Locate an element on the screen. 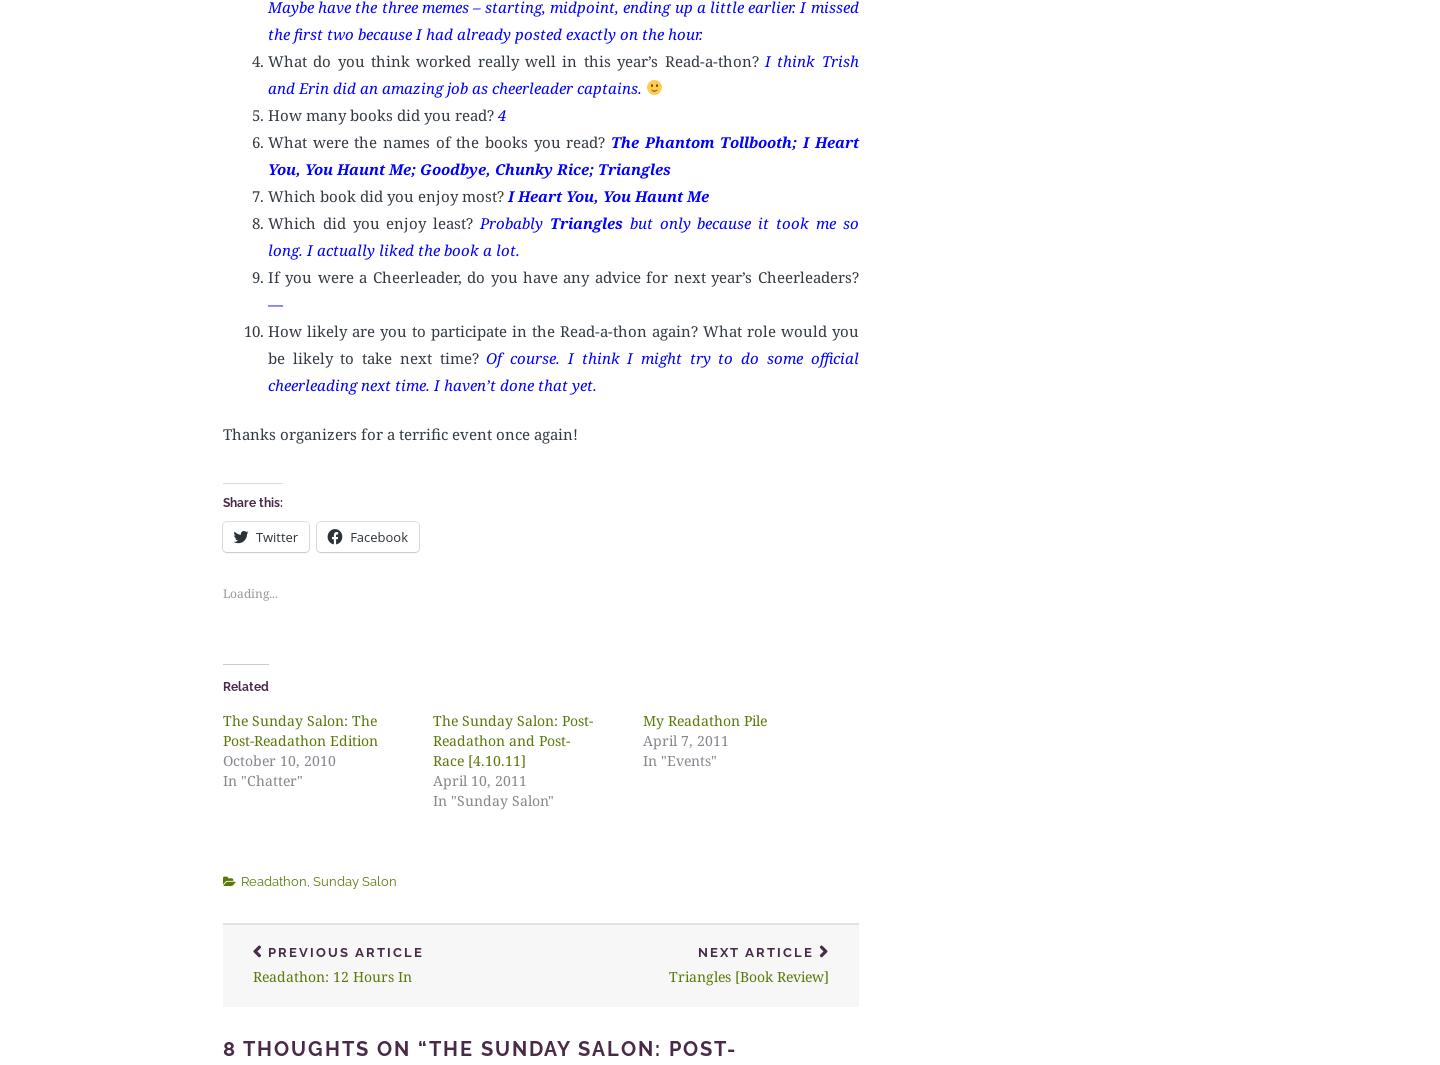  '4' is located at coordinates (500, 112).